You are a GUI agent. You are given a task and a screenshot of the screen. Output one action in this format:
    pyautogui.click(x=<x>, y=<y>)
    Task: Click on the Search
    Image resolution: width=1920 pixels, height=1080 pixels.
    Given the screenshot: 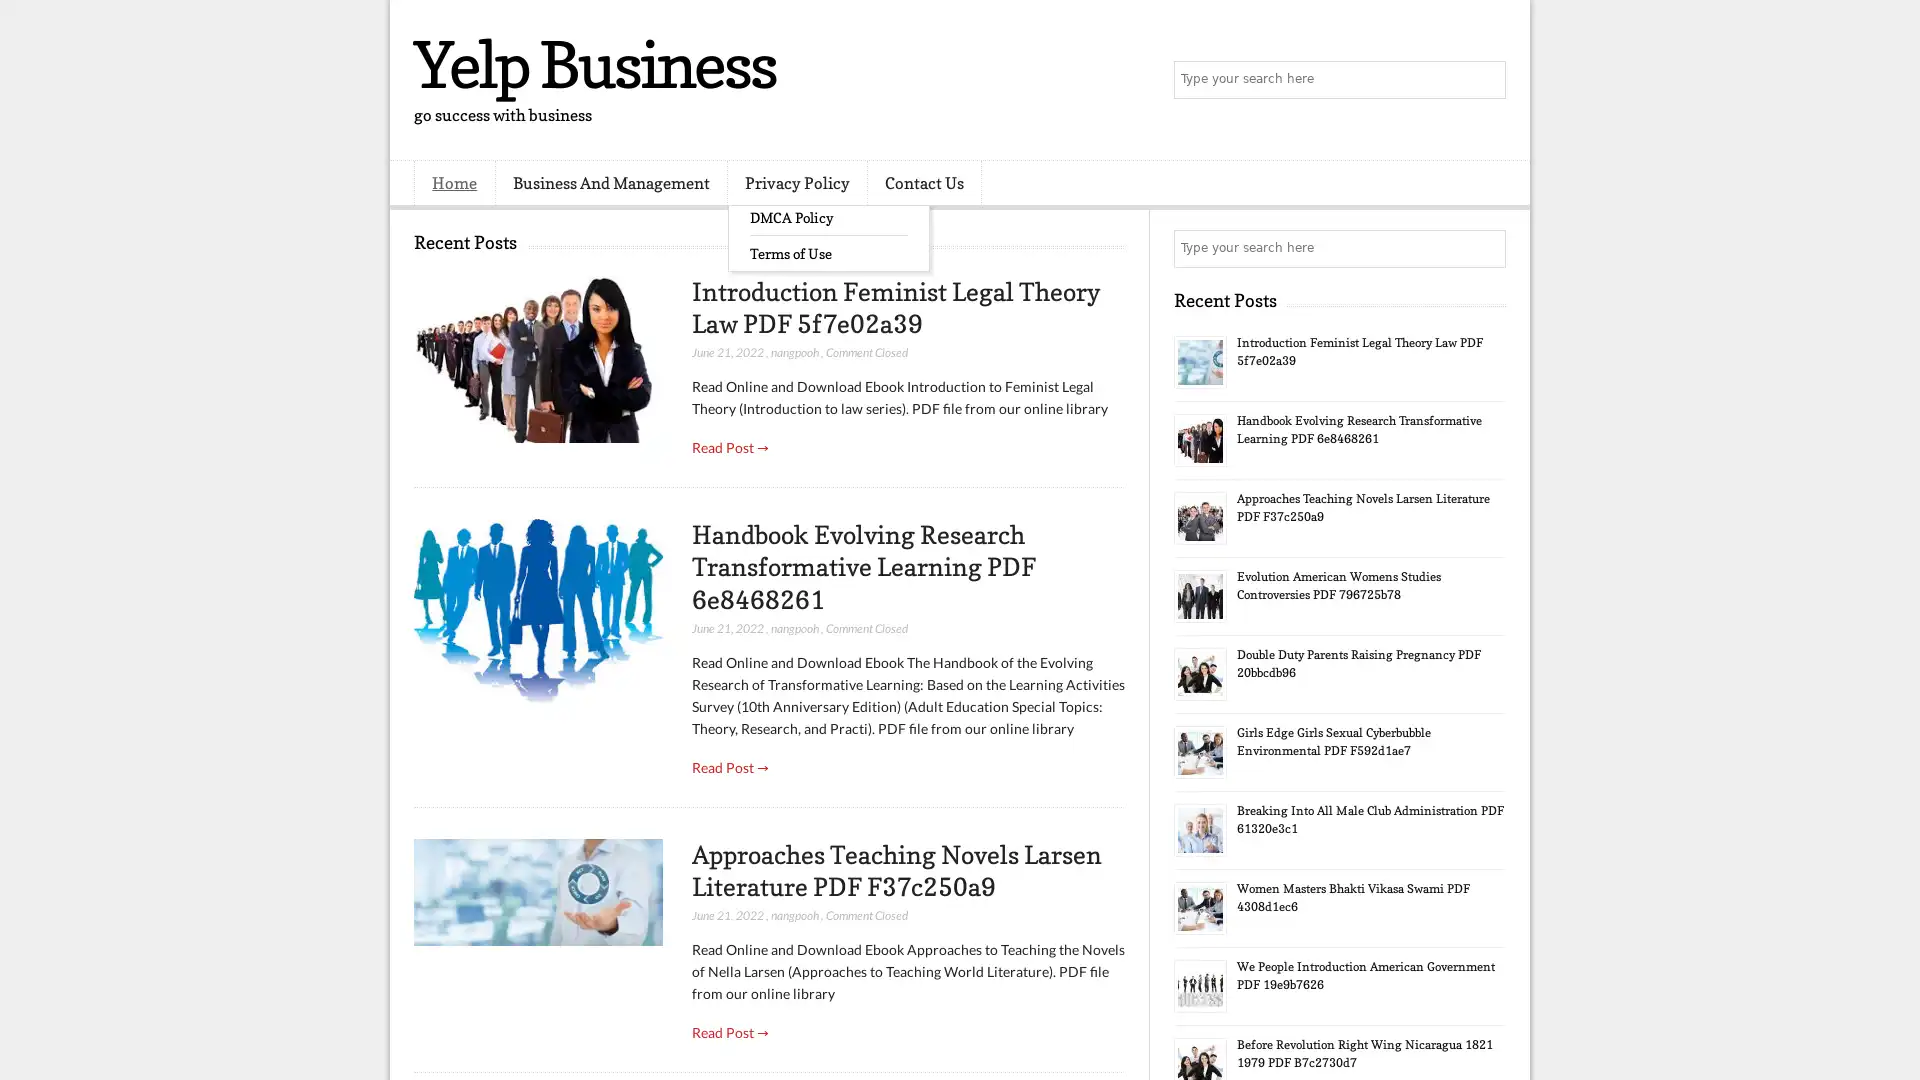 What is the action you would take?
    pyautogui.click(x=1485, y=248)
    